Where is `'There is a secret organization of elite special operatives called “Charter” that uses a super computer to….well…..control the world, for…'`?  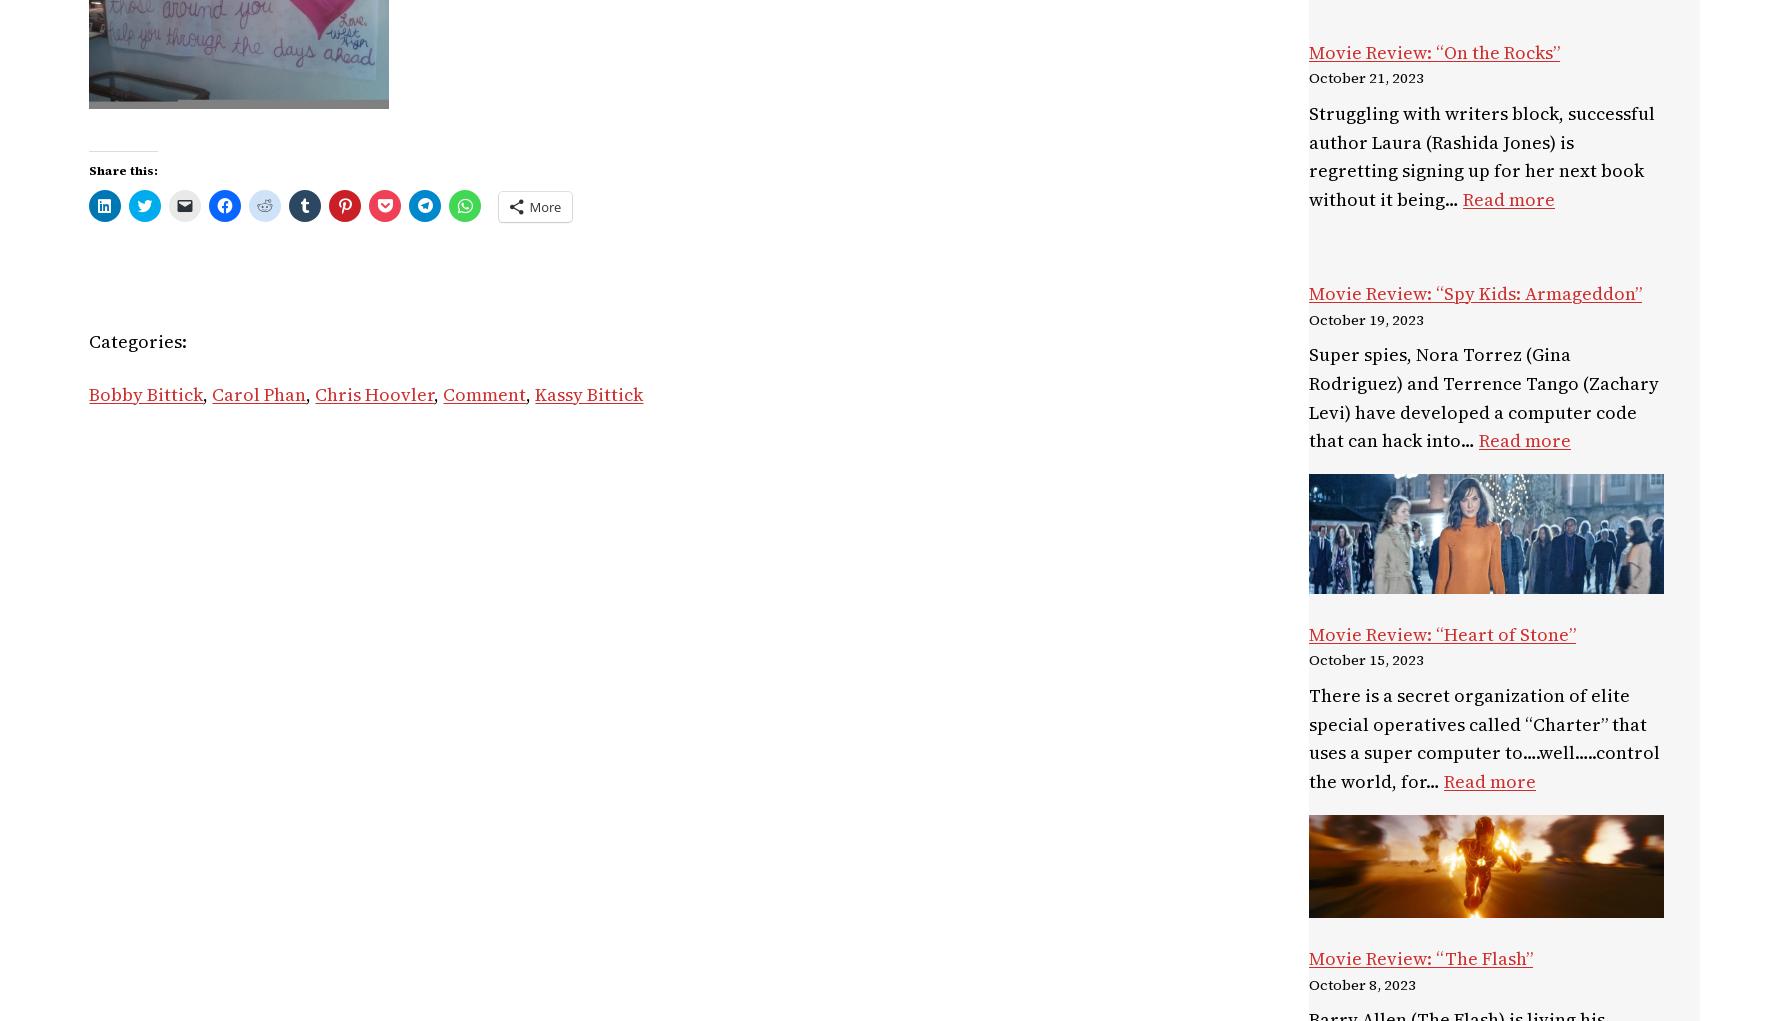 'There is a secret organization of elite special operatives called “Charter” that uses a super computer to….well…..control the world, for…' is located at coordinates (1484, 736).